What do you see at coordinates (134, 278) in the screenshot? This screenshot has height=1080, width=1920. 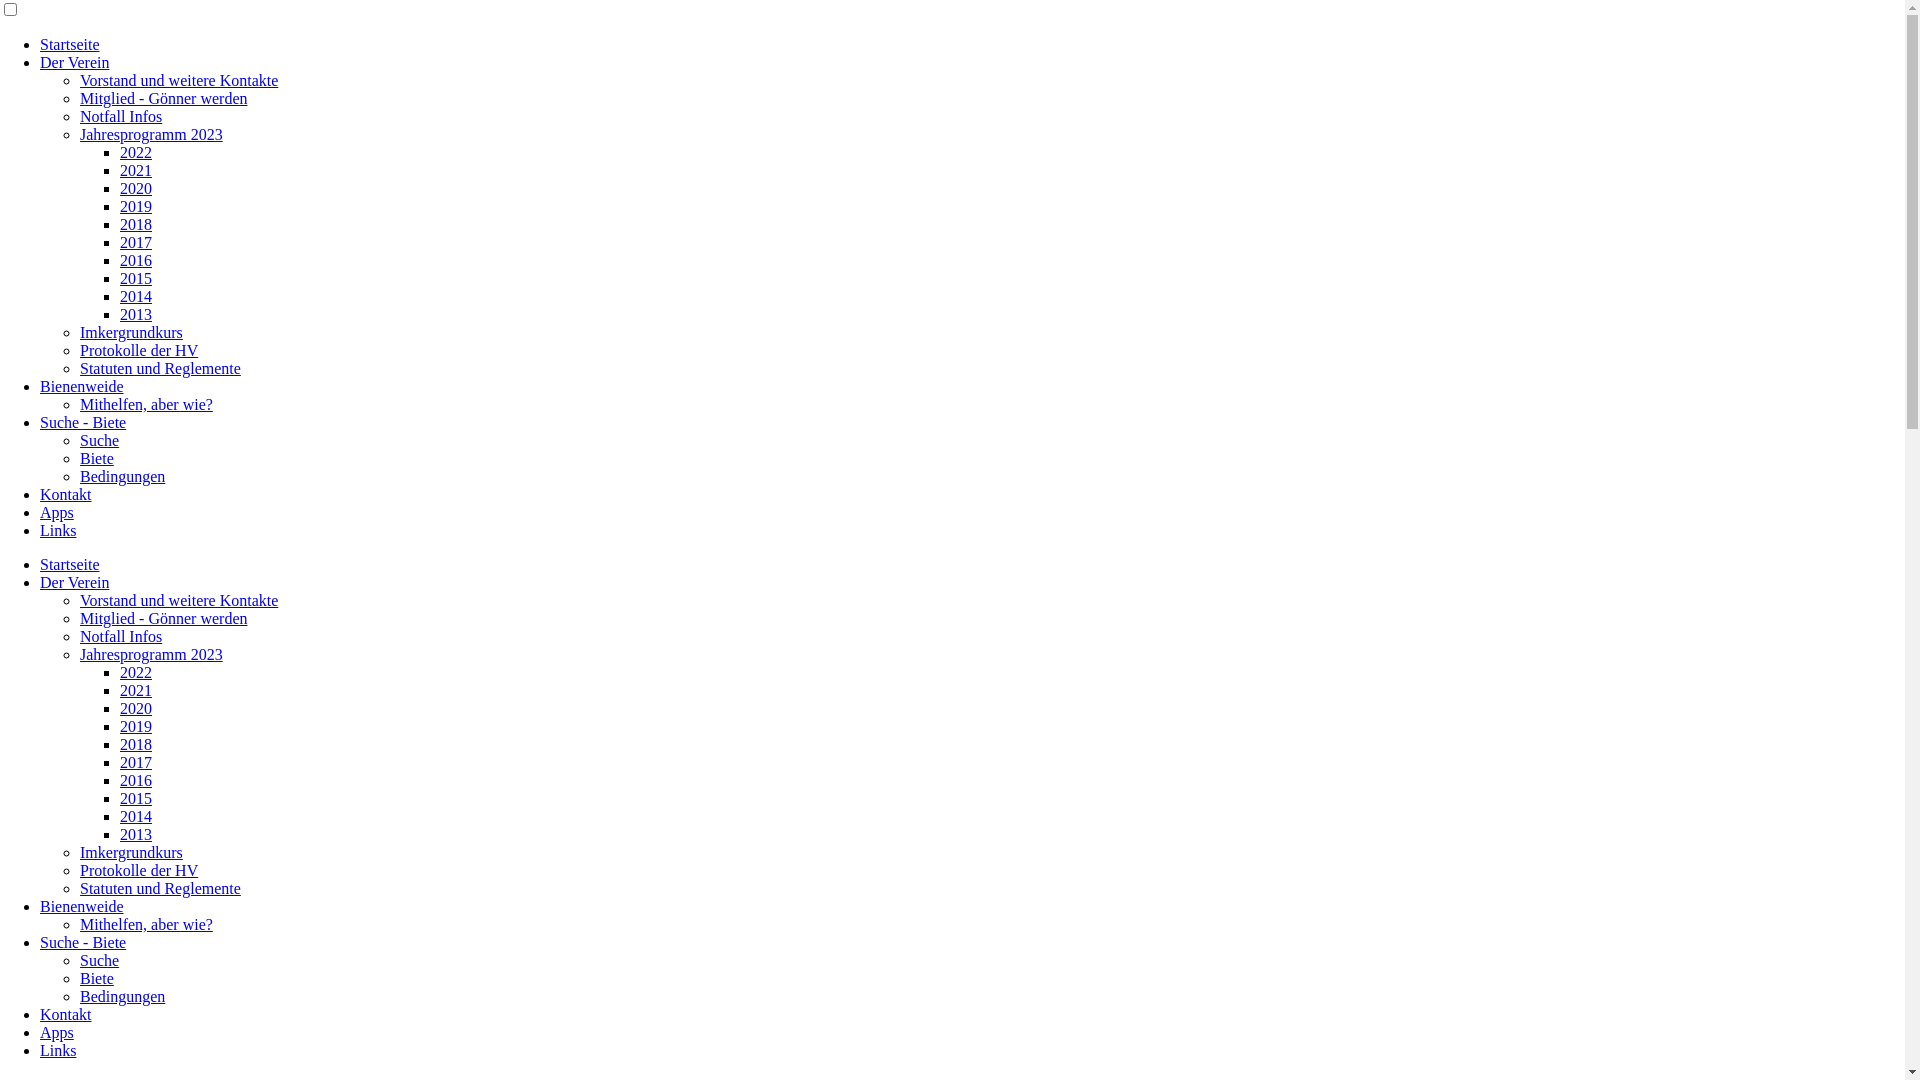 I see `'2015'` at bounding box center [134, 278].